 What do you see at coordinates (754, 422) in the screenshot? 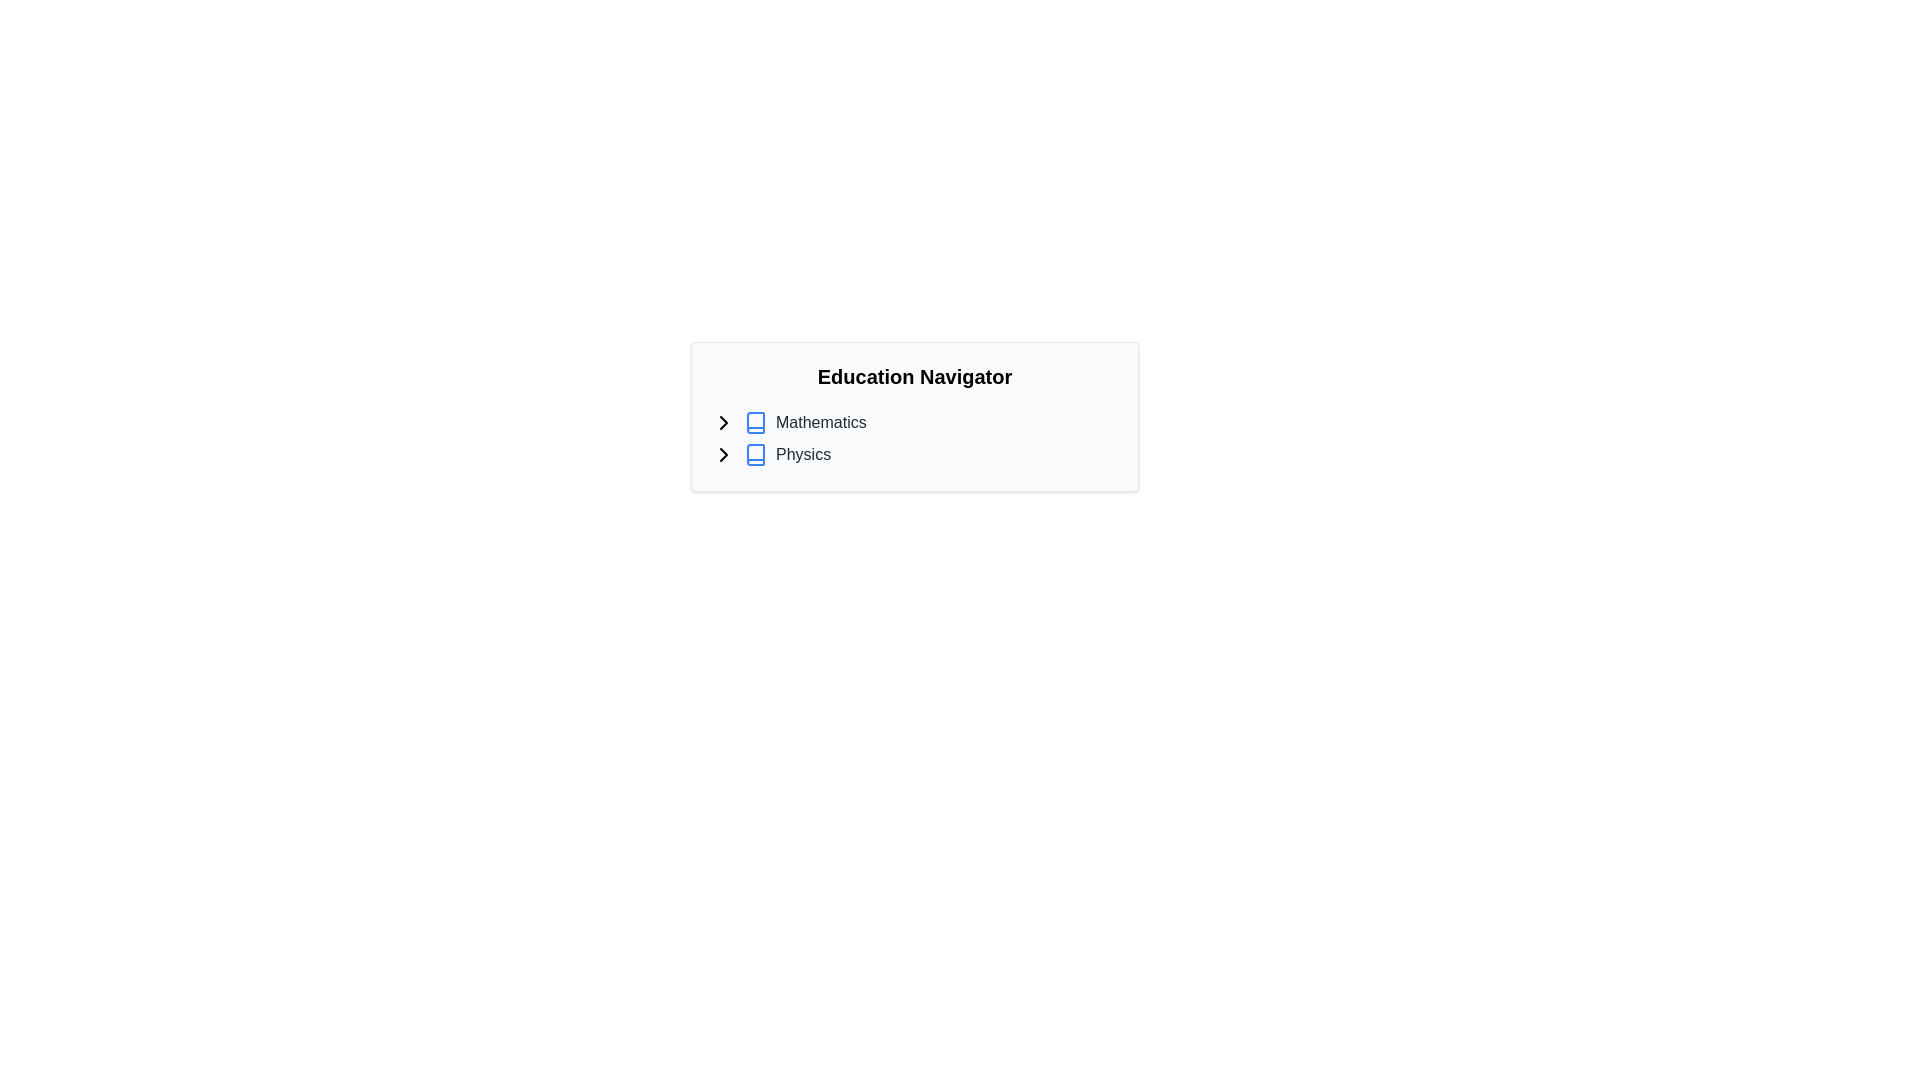
I see `the book icon element located to the left of the 'Mathematics' label in the vertical list` at bounding box center [754, 422].